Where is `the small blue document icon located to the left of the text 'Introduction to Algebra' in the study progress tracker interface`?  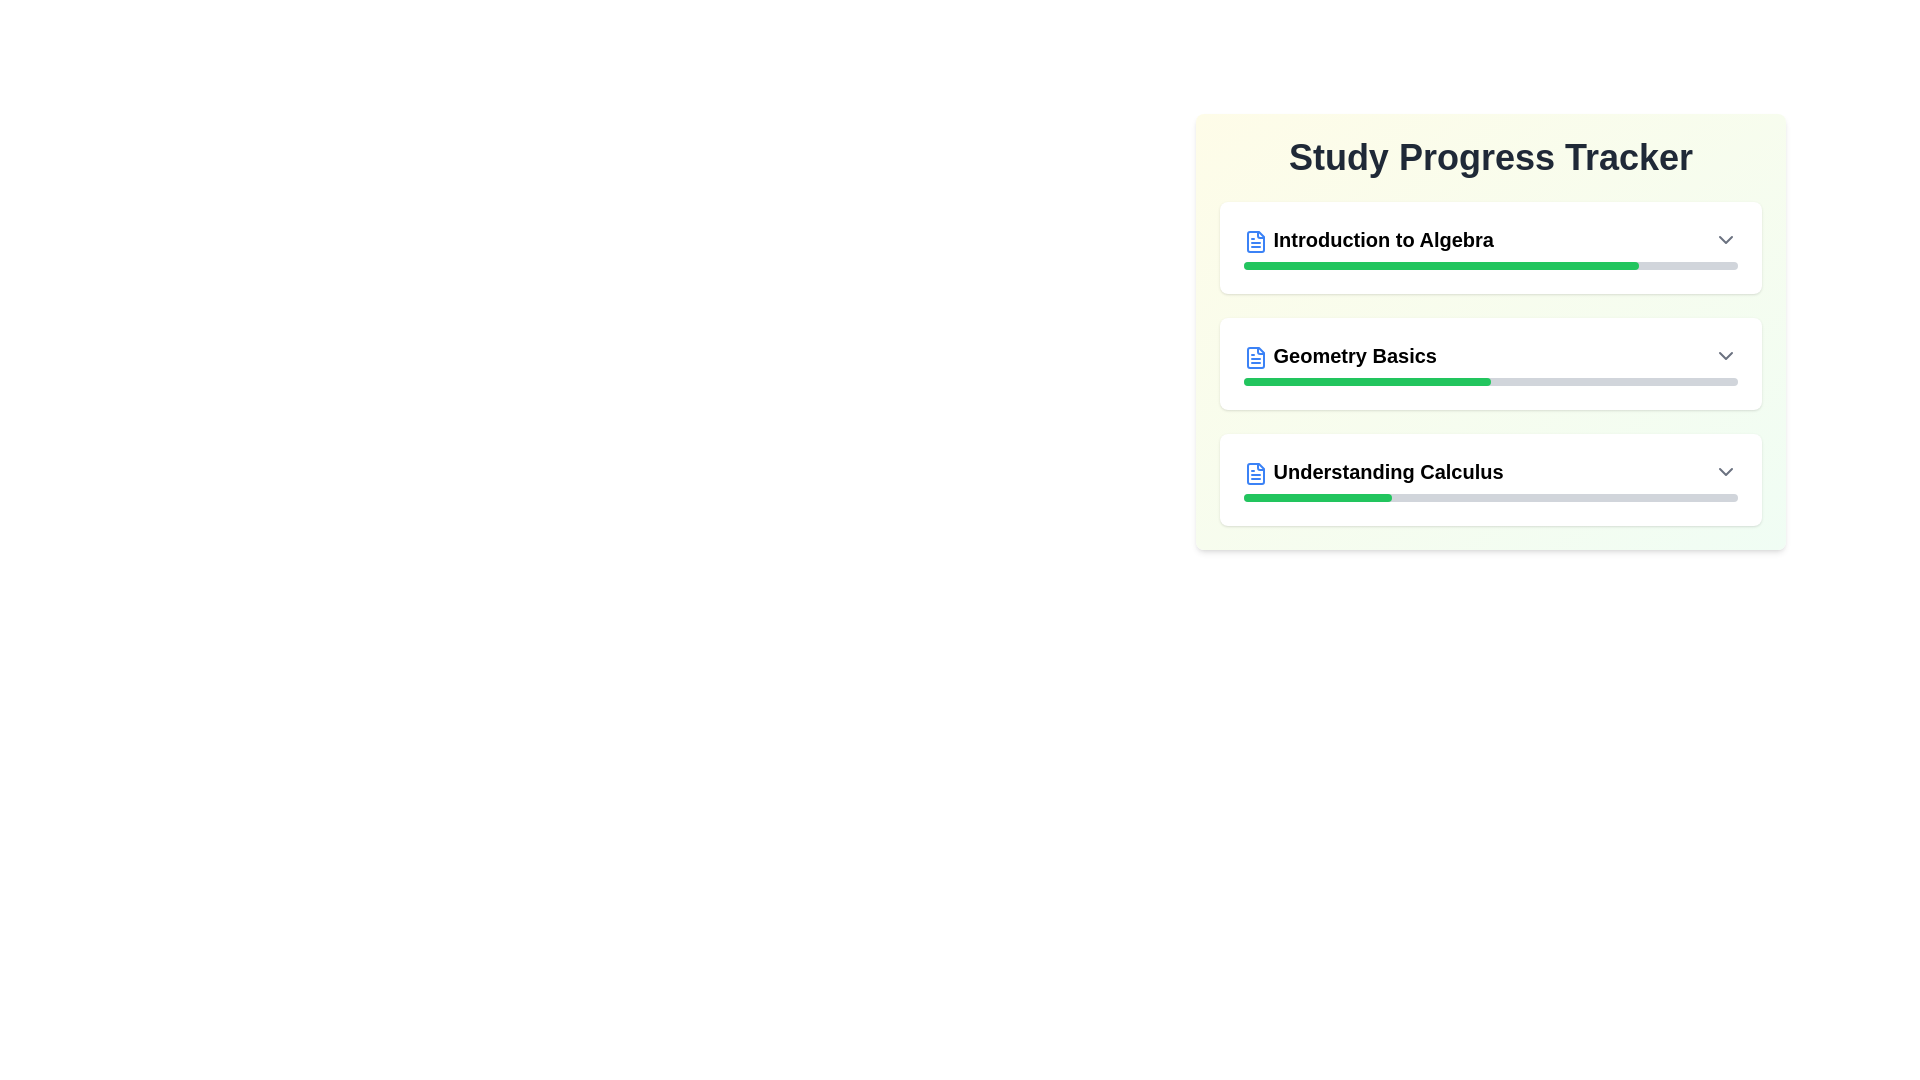 the small blue document icon located to the left of the text 'Introduction to Algebra' in the study progress tracker interface is located at coordinates (1255, 239).